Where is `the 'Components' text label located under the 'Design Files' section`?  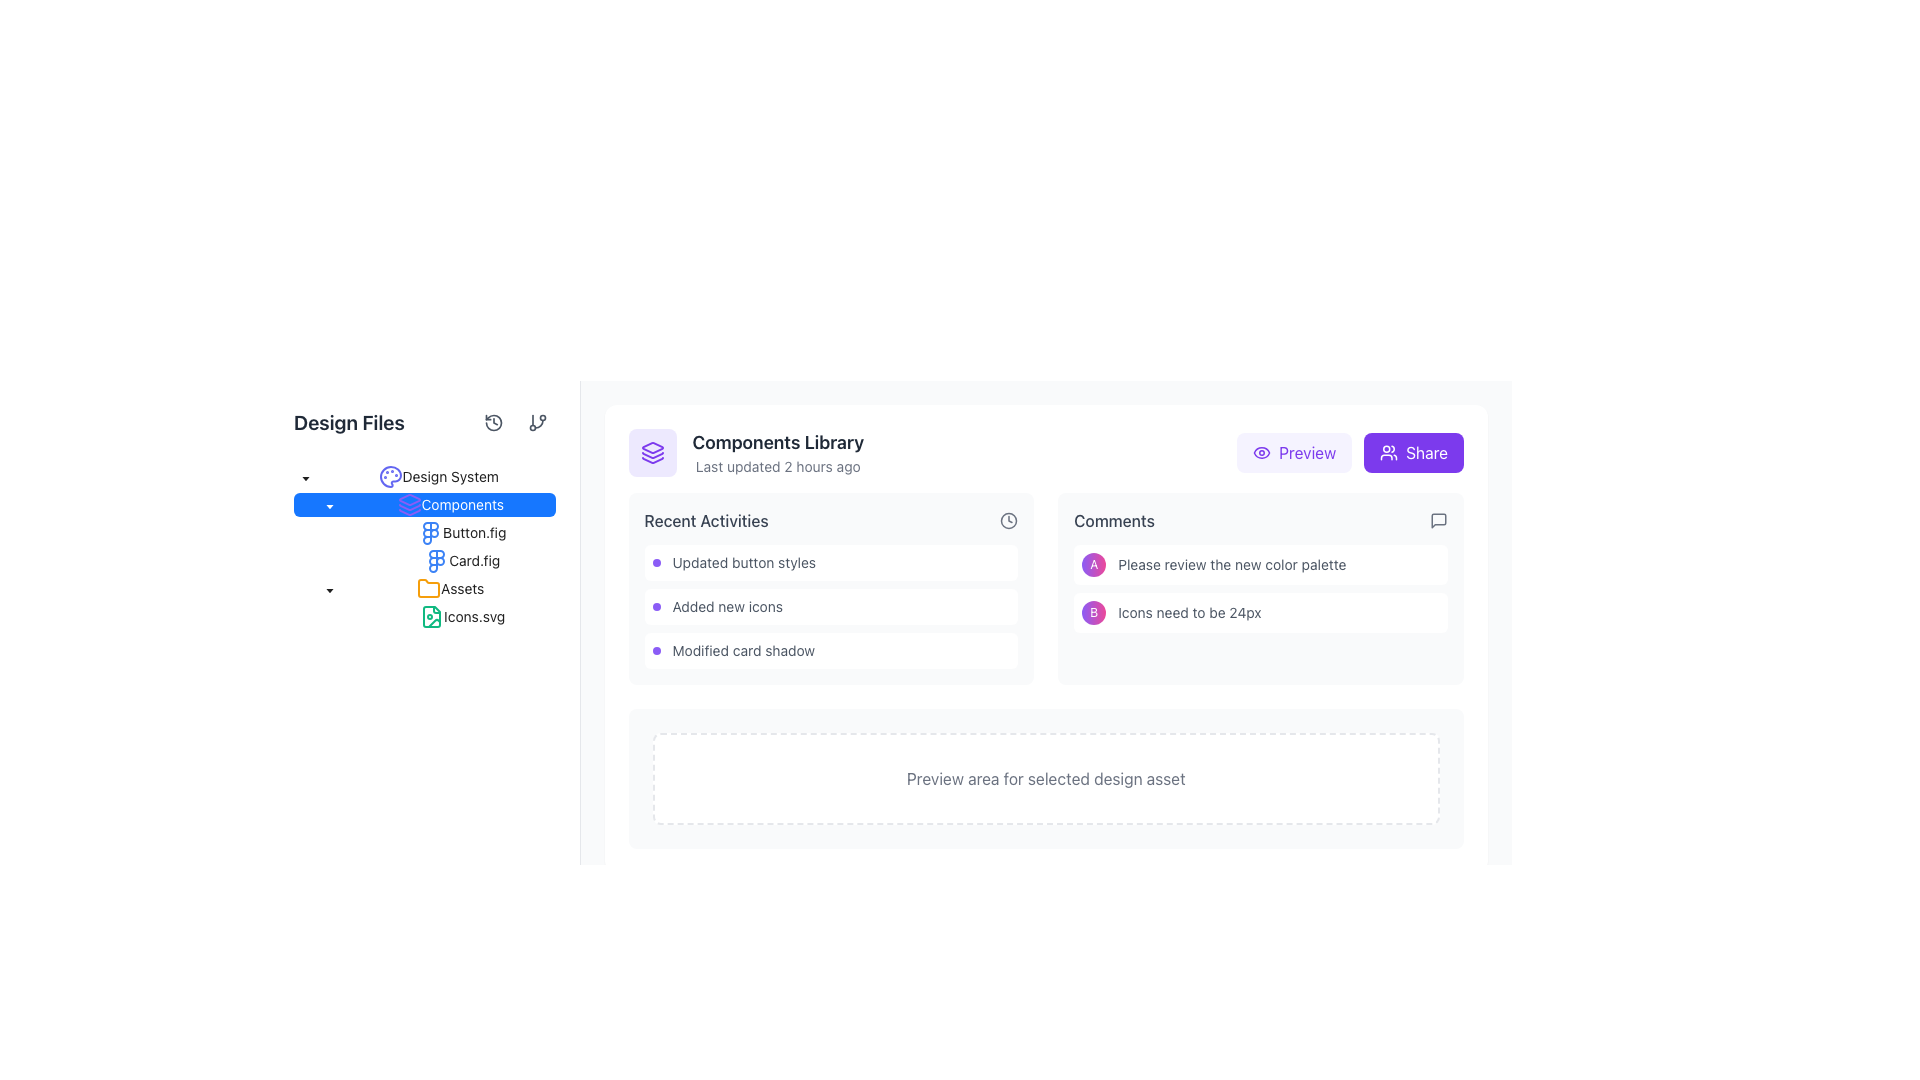 the 'Components' text label located under the 'Design Files' section is located at coordinates (461, 503).